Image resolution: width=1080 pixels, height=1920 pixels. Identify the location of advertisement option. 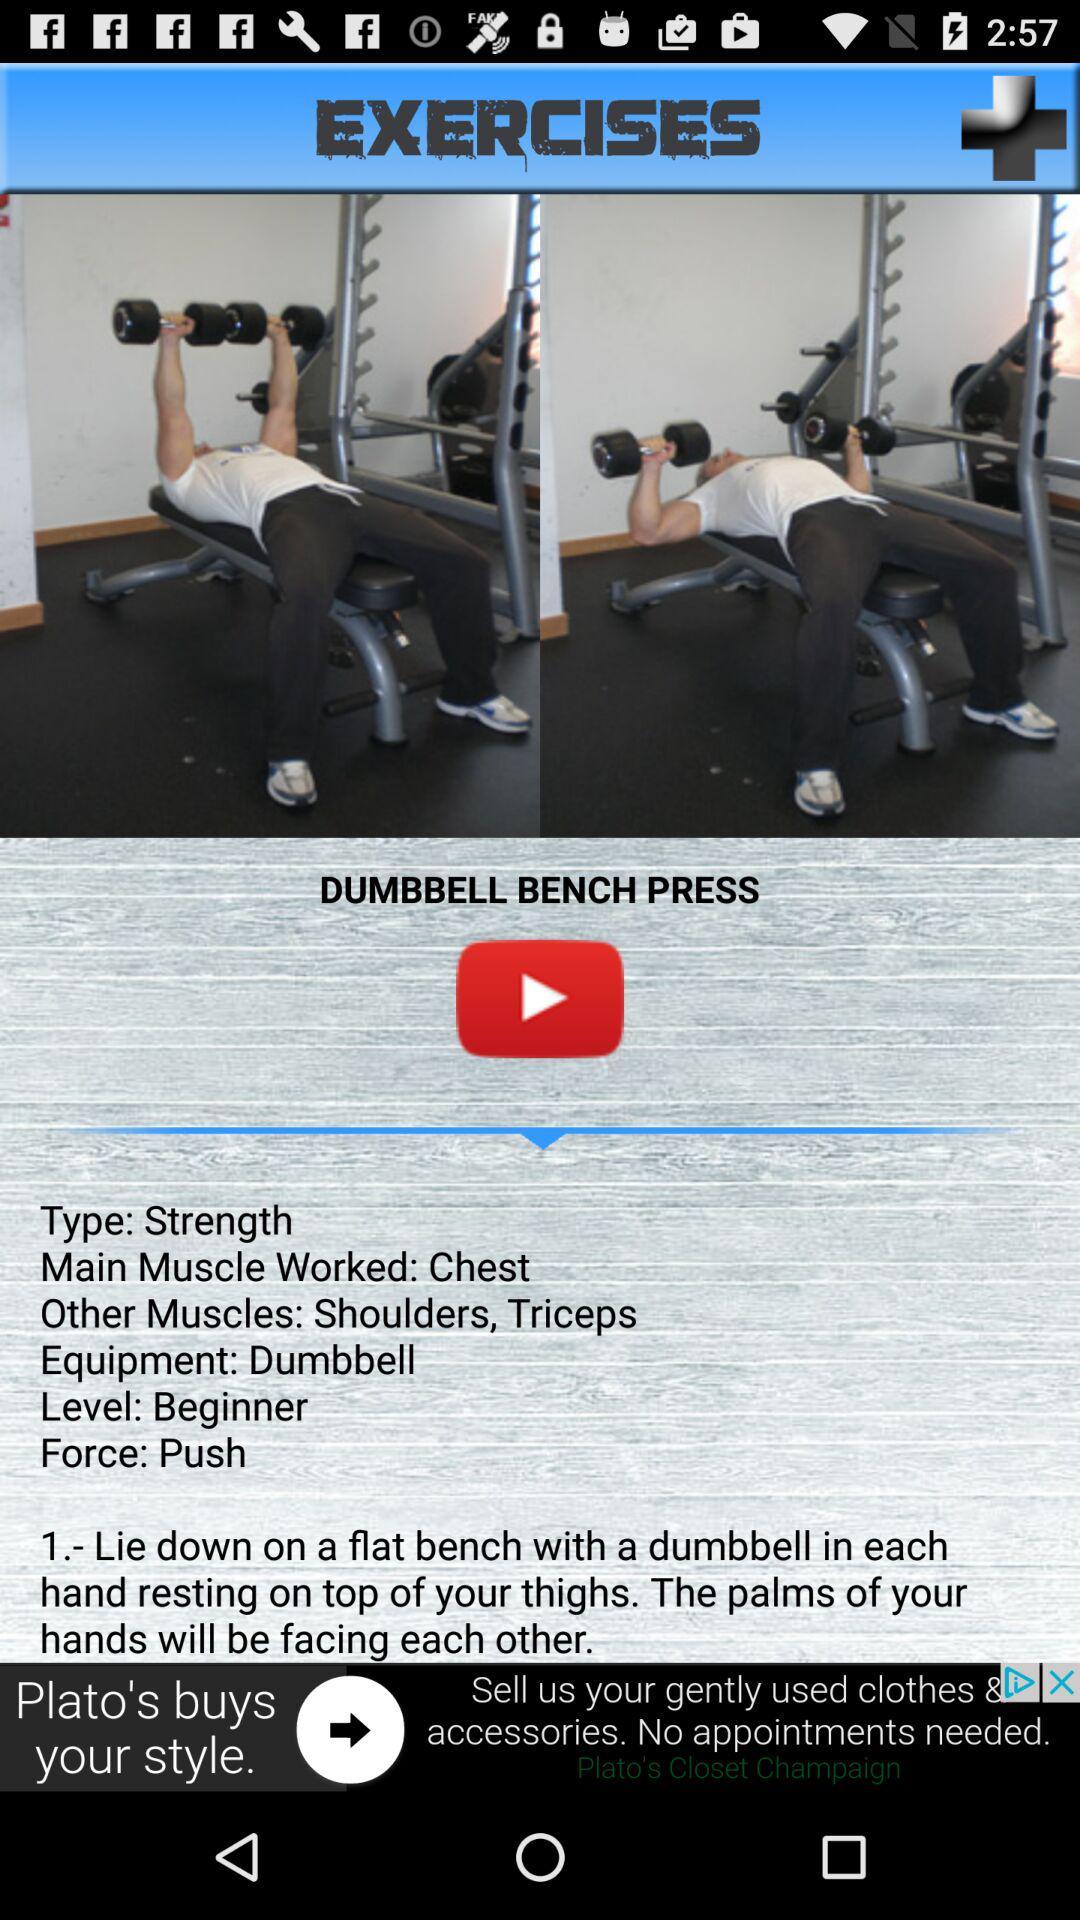
(540, 1727).